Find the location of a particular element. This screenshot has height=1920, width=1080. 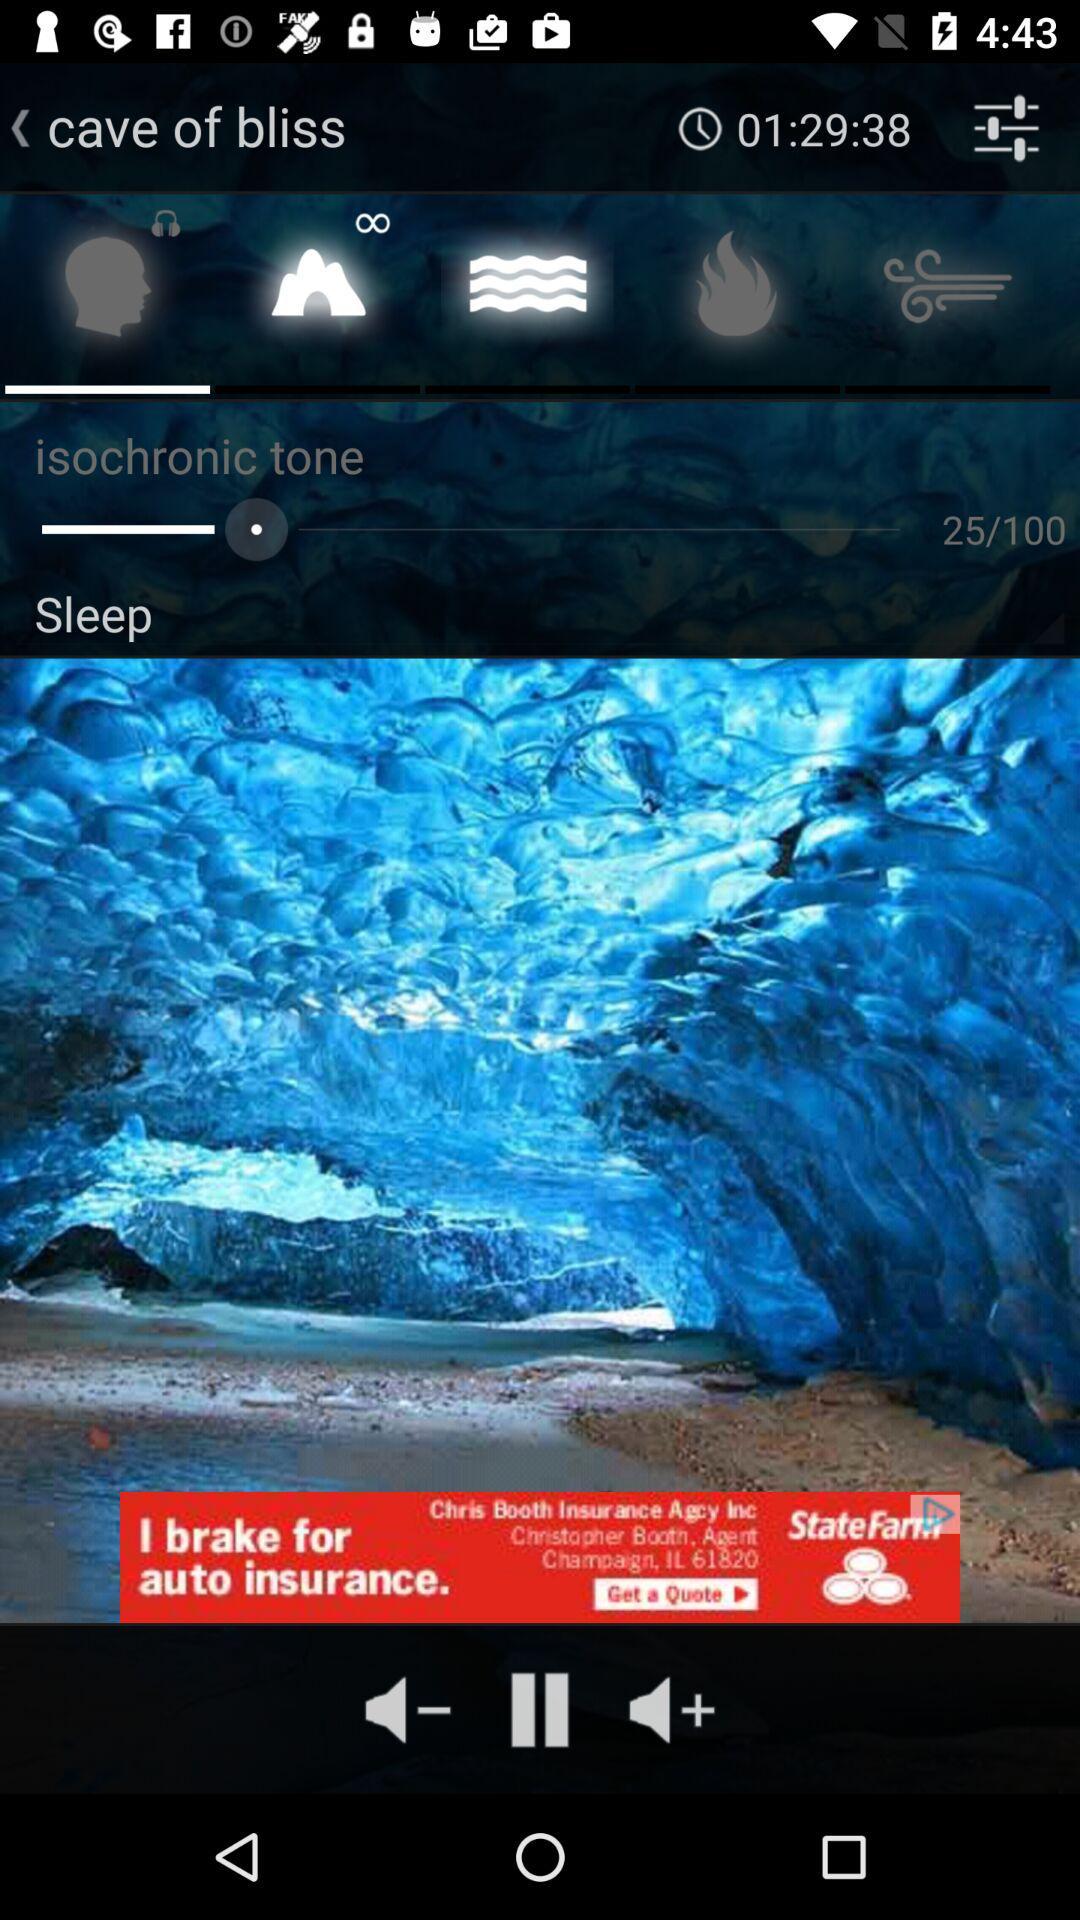

the time icon is located at coordinates (701, 127).